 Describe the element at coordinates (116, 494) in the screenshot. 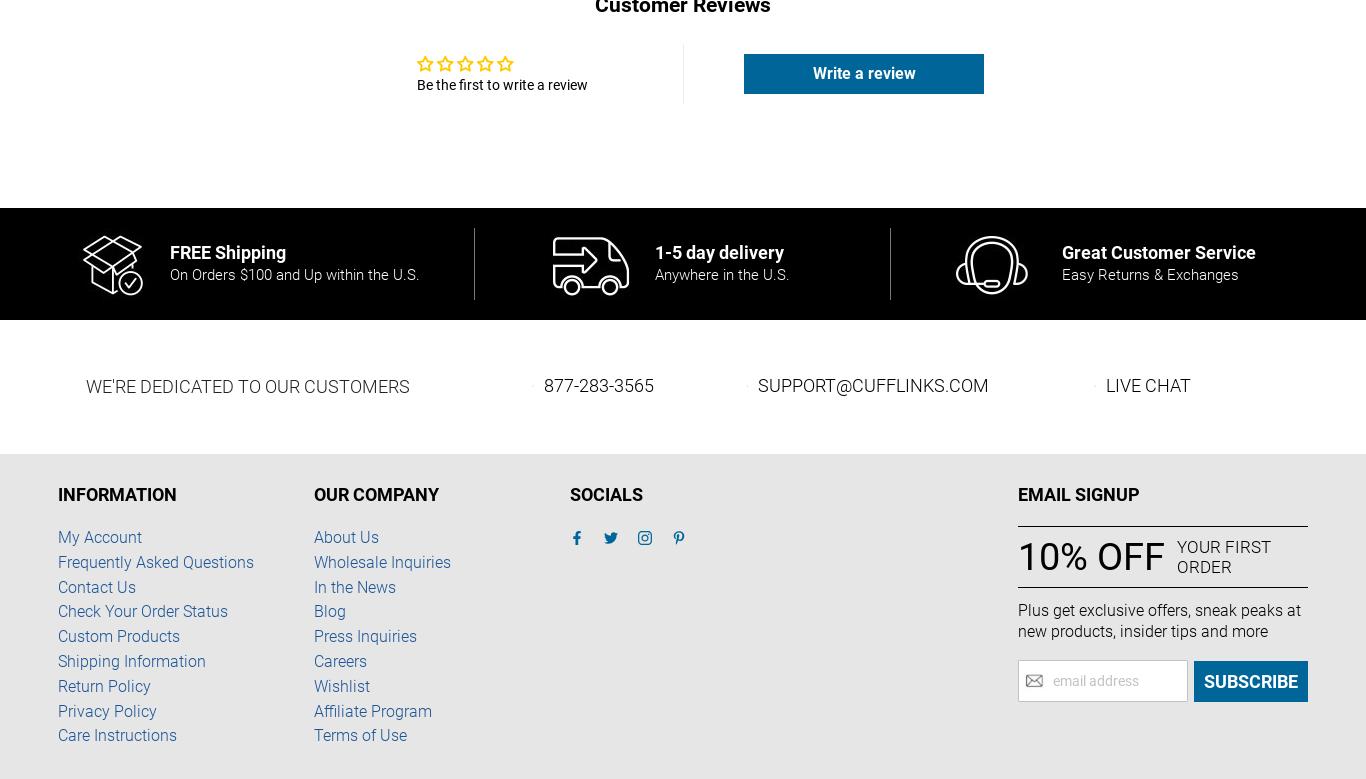

I see `'Information'` at that location.